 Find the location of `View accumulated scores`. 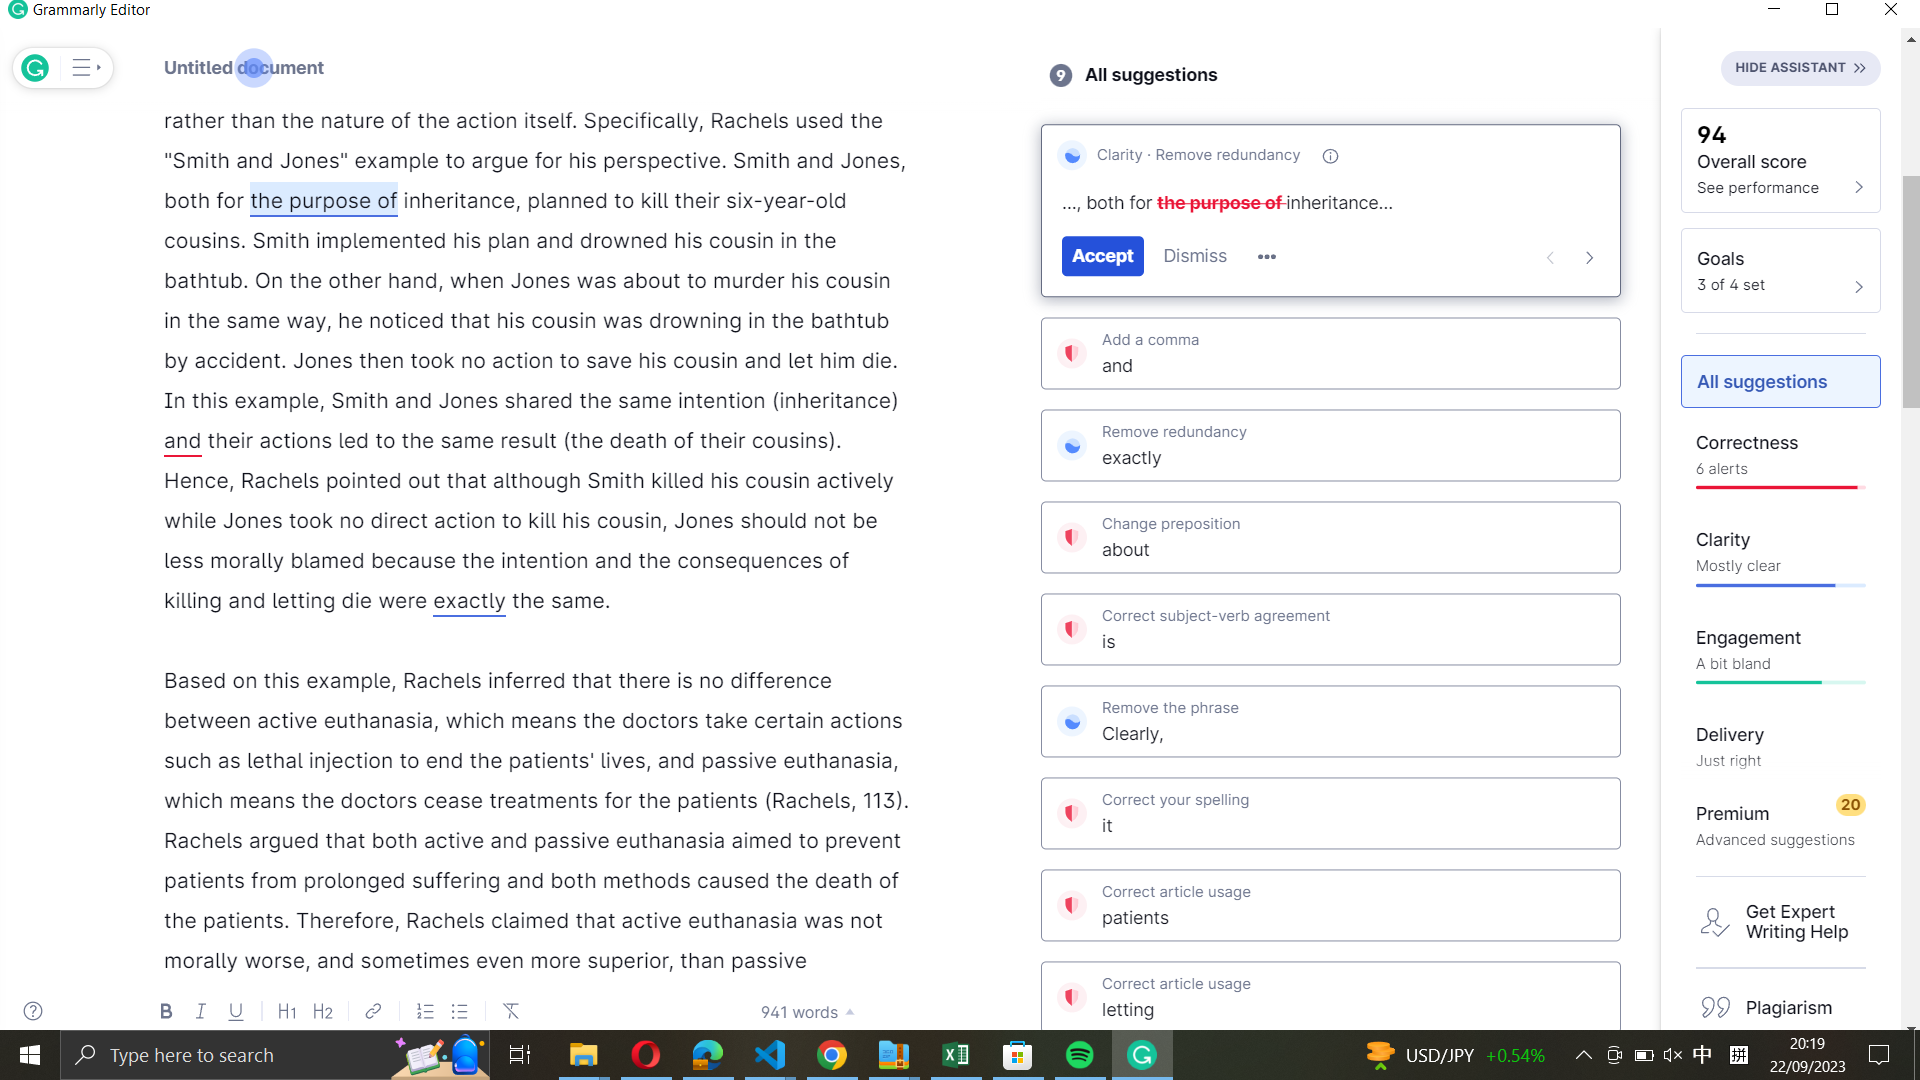

View accumulated scores is located at coordinates (1780, 158).